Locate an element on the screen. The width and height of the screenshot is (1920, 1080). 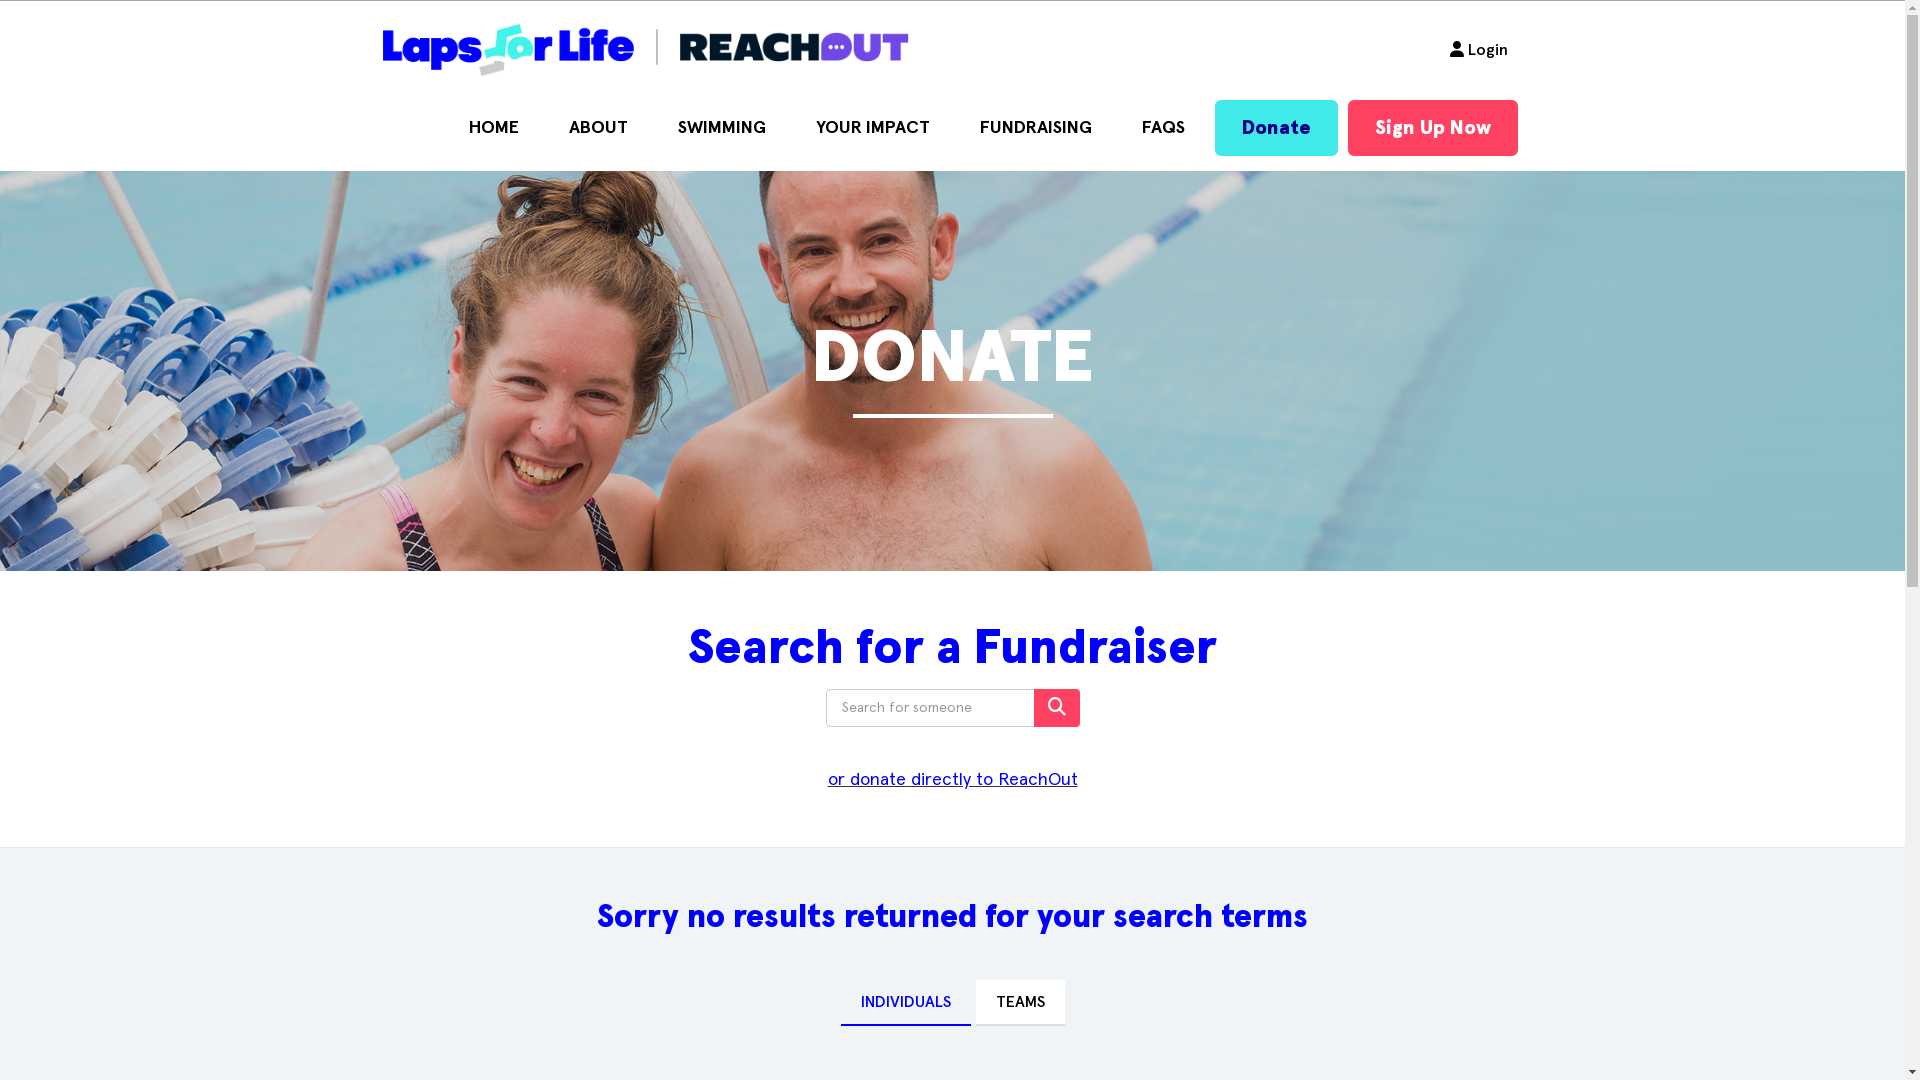
'ABOUT' is located at coordinates (543, 128).